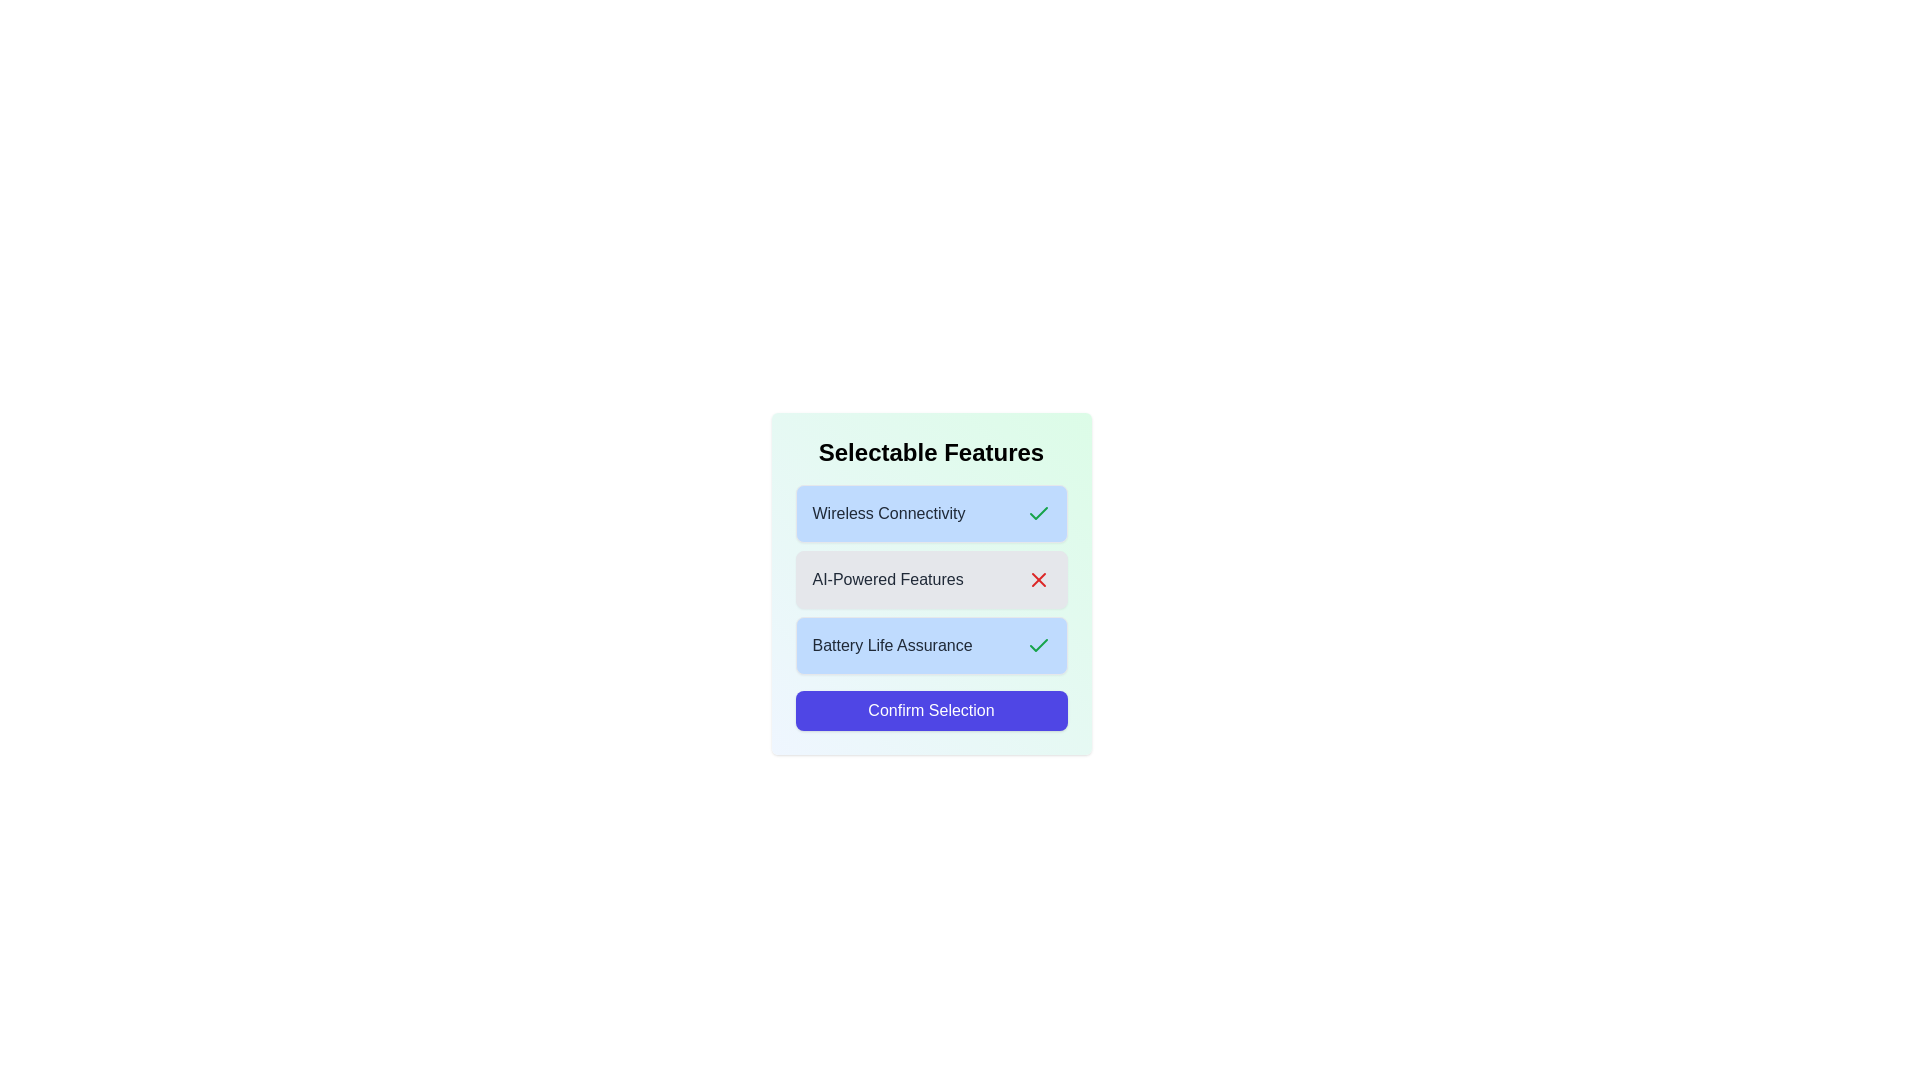 The image size is (1920, 1080). What do you see at coordinates (887, 579) in the screenshot?
I see `the text label reading 'AI-Powered Features', which is styled with a medium font weight and dark gray color, located within a light gray rectangular section` at bounding box center [887, 579].